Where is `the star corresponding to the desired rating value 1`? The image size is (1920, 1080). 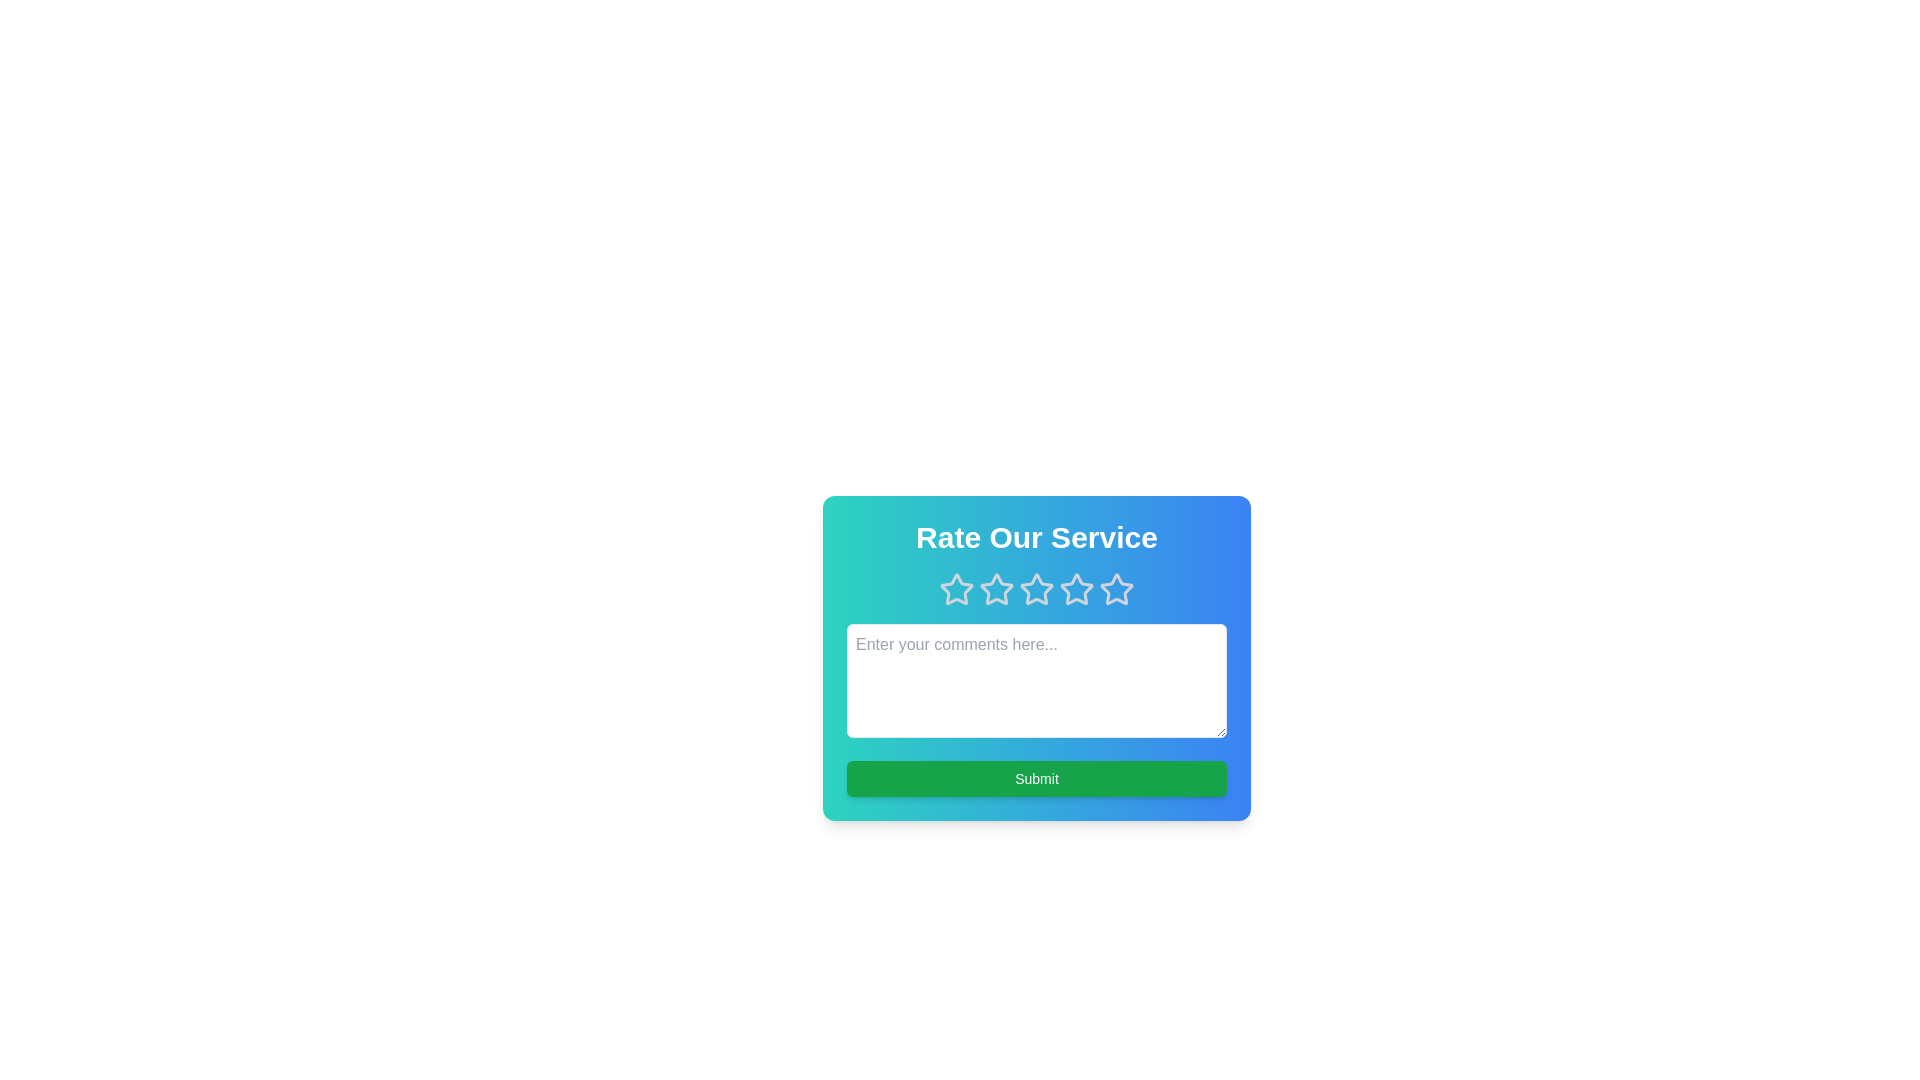
the star corresponding to the desired rating value 1 is located at coordinates (955, 589).